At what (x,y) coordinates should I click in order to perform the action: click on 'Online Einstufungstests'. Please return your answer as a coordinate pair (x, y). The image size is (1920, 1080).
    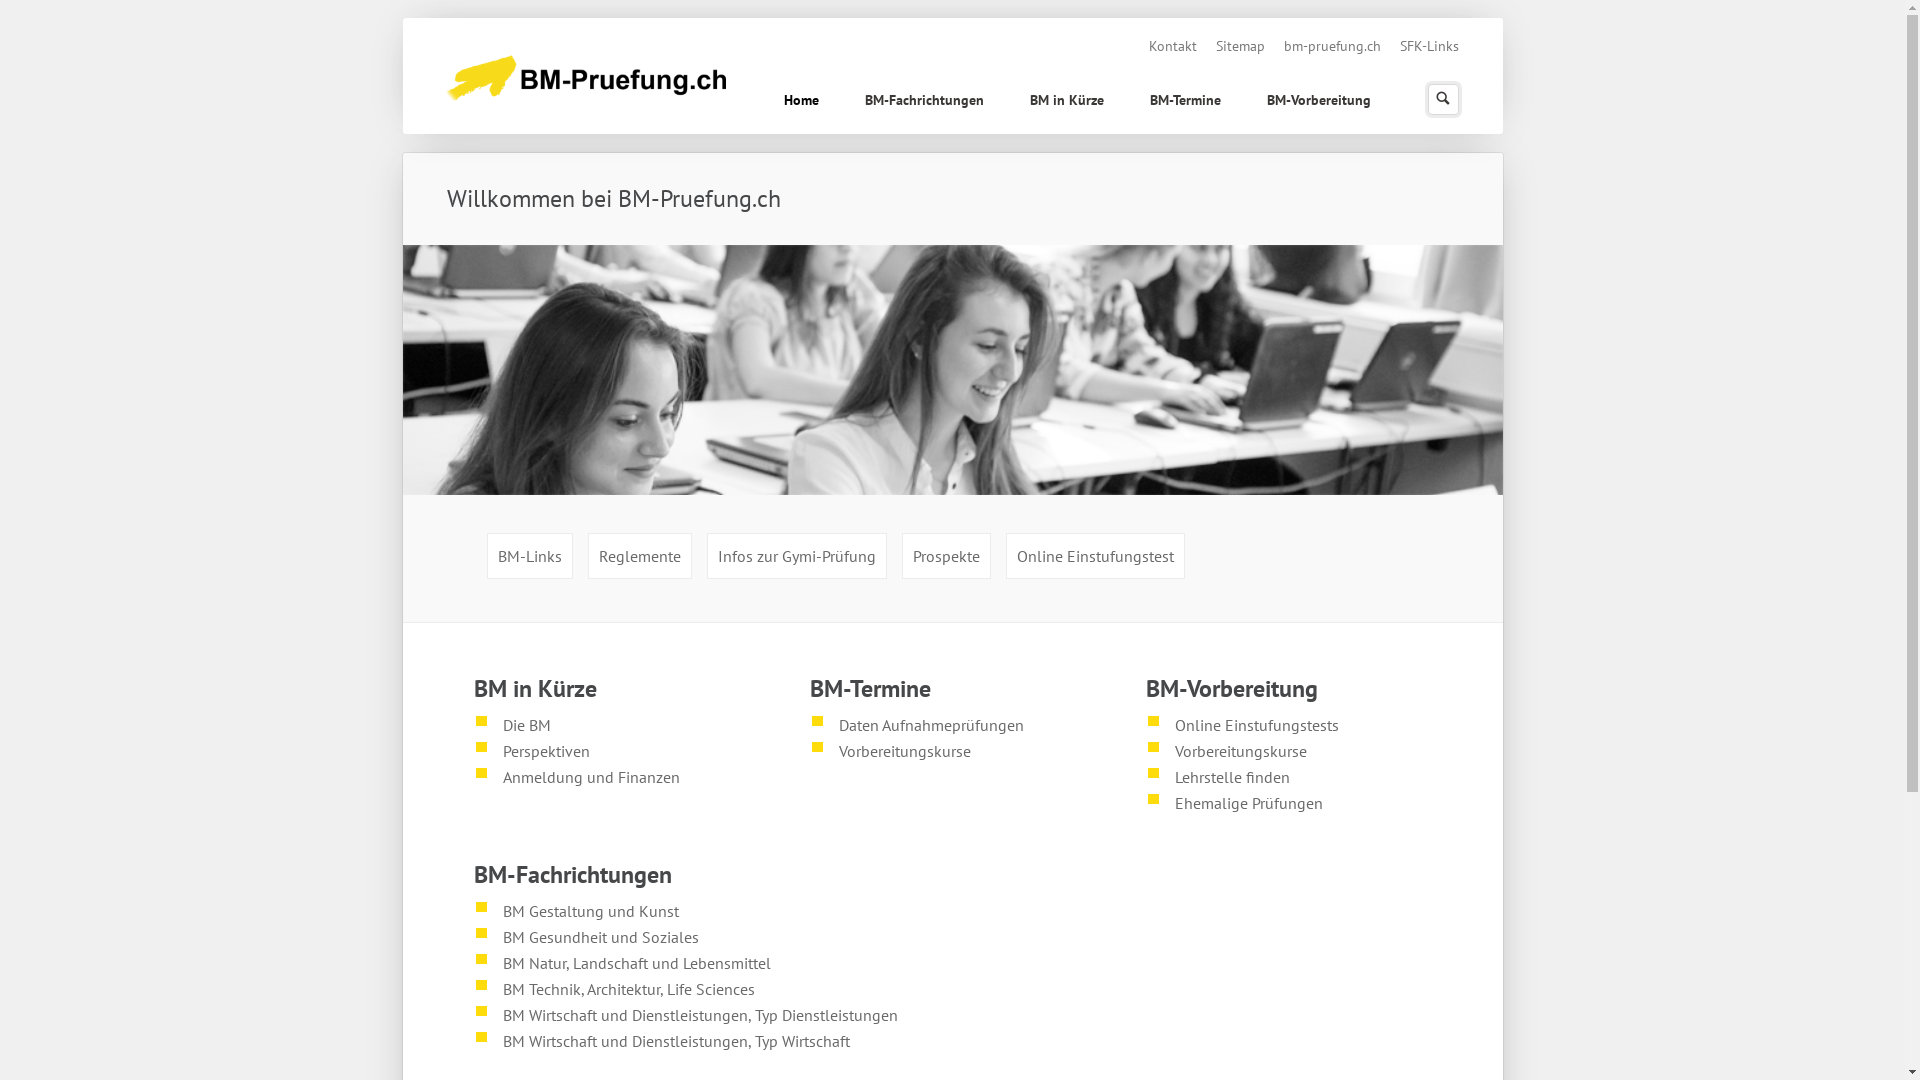
    Looking at the image, I should click on (1256, 725).